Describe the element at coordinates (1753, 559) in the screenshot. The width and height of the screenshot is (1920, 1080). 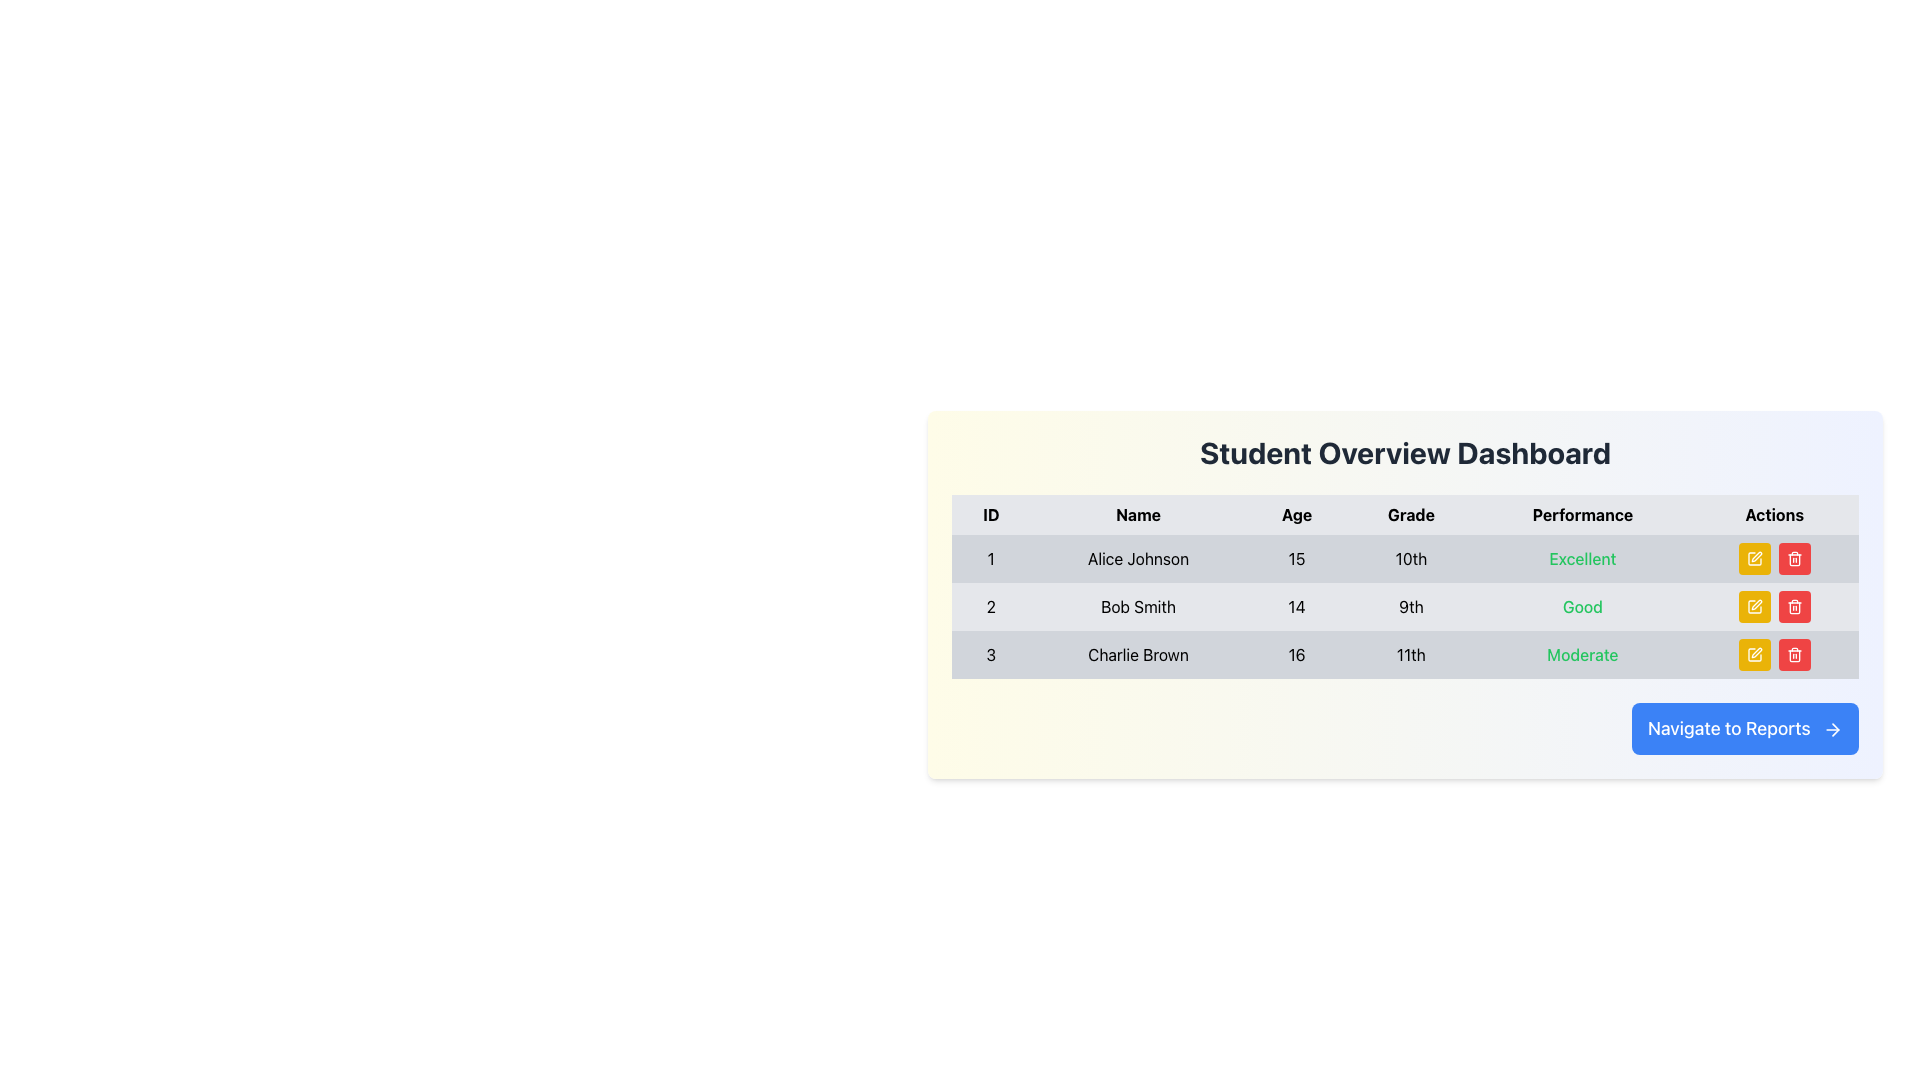
I see `the yellow edit button located in the 'Actions' column of the first row for 'Alice Johnson', which features a pencil icon` at that location.